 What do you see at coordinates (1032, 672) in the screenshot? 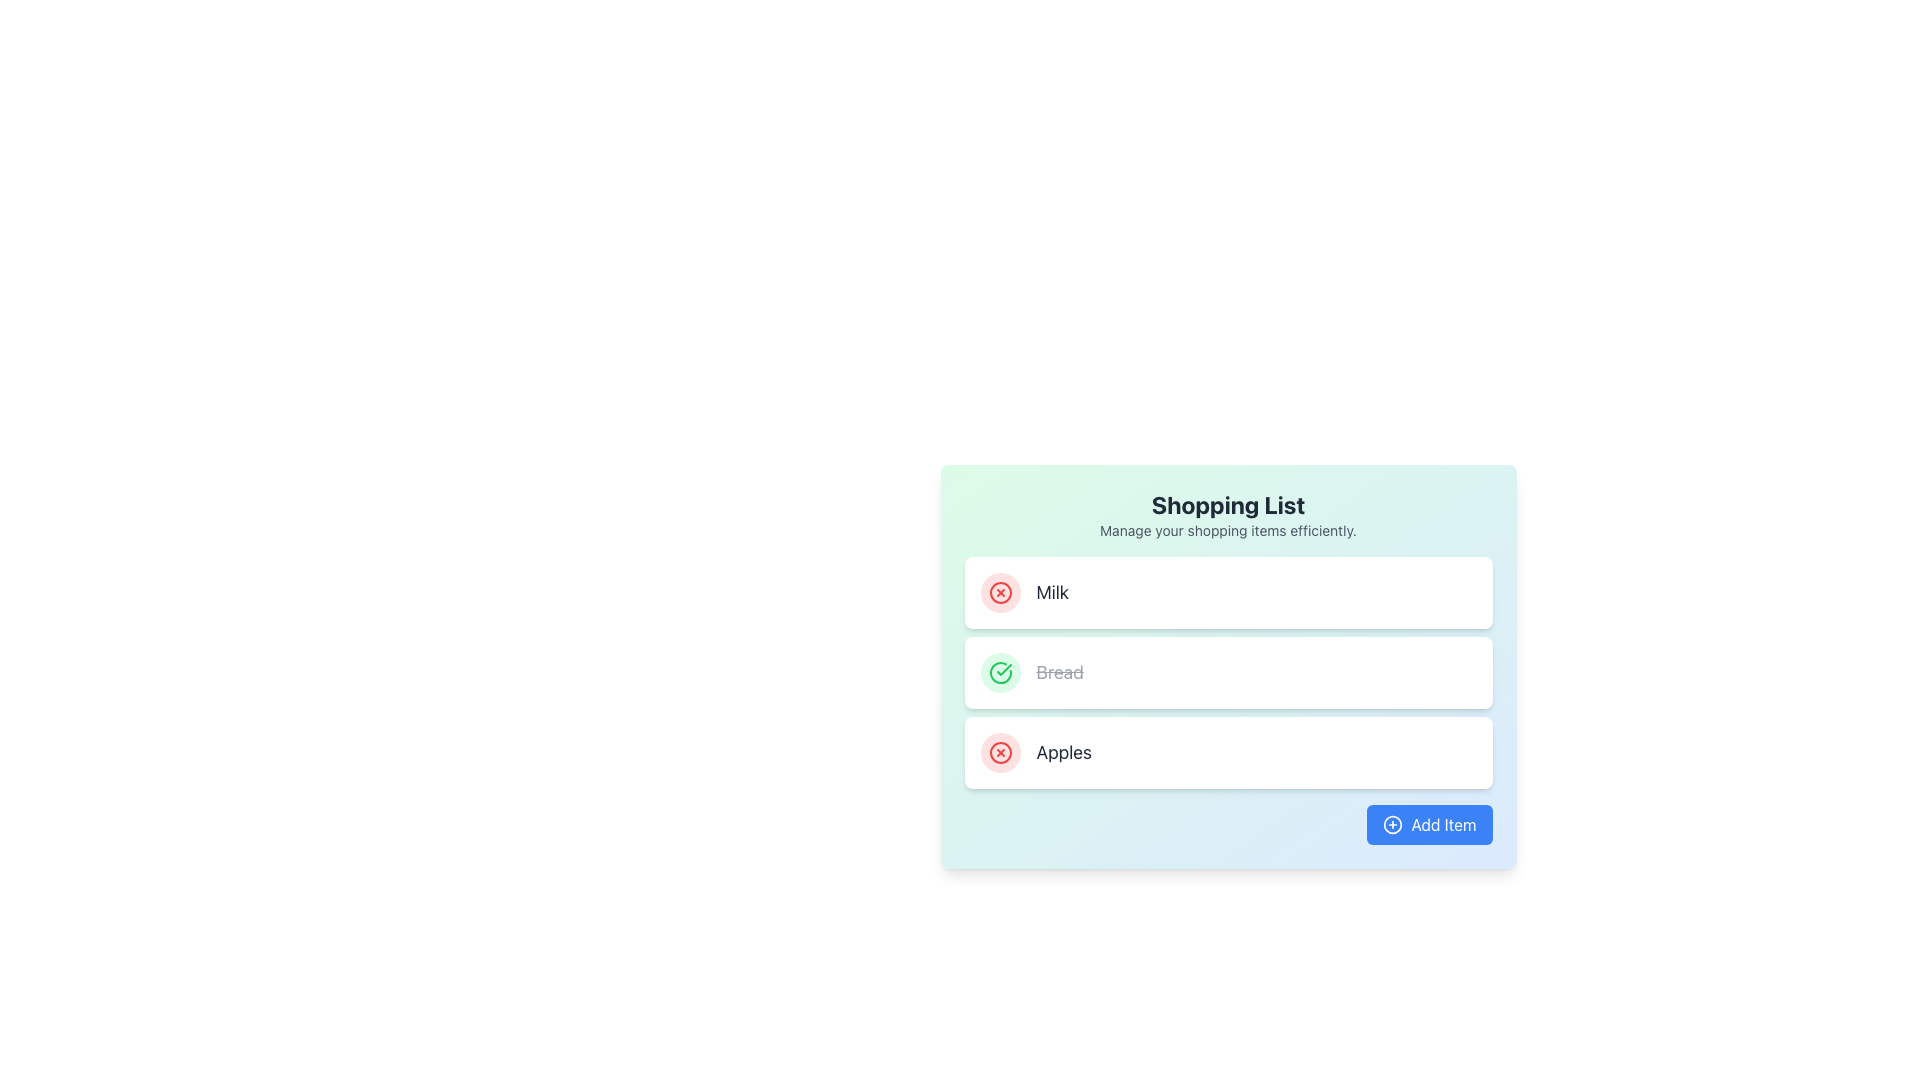
I see `the List Item displaying 'Bread' with a strikethrough style and a green check mark, indicating it is completed` at bounding box center [1032, 672].